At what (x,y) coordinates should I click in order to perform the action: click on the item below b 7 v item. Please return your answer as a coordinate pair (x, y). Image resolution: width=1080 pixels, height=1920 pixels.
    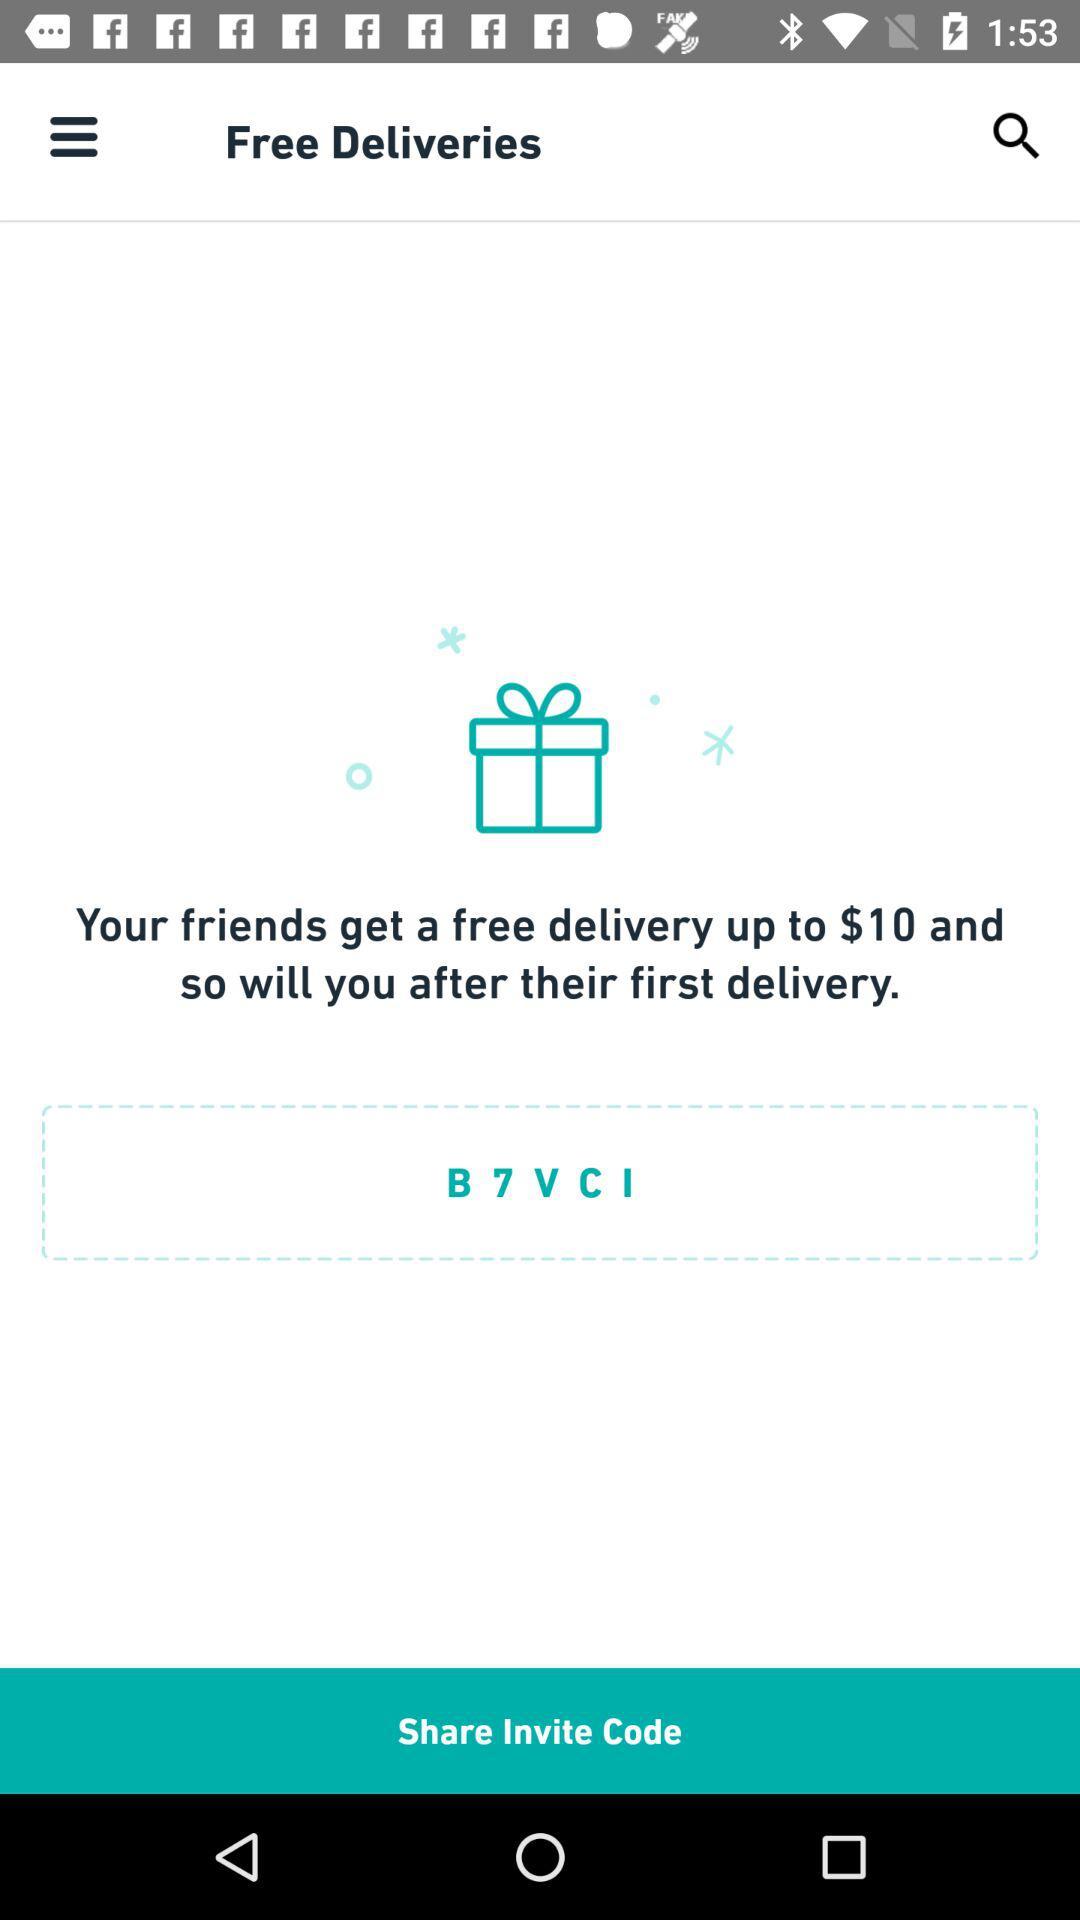
    Looking at the image, I should click on (540, 1730).